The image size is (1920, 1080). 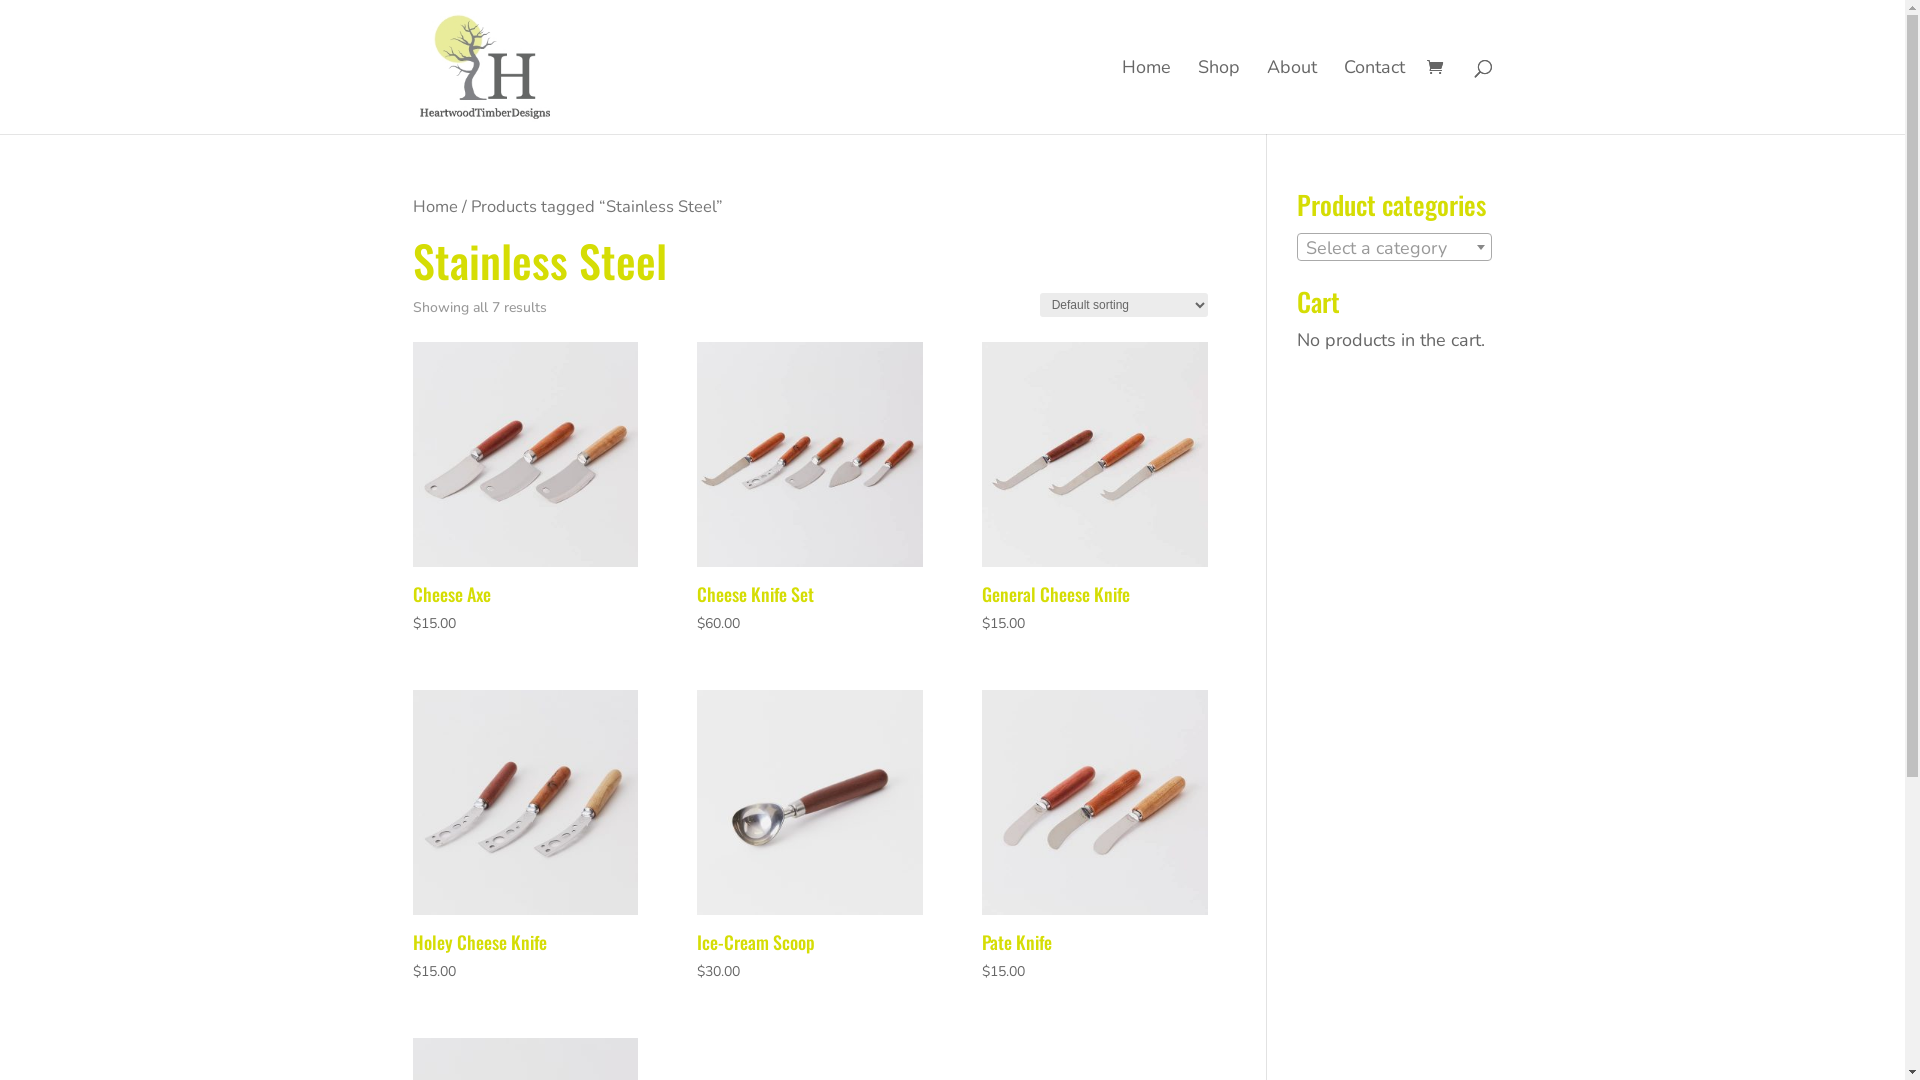 I want to click on 'Pate Knife, so click(x=1093, y=837).